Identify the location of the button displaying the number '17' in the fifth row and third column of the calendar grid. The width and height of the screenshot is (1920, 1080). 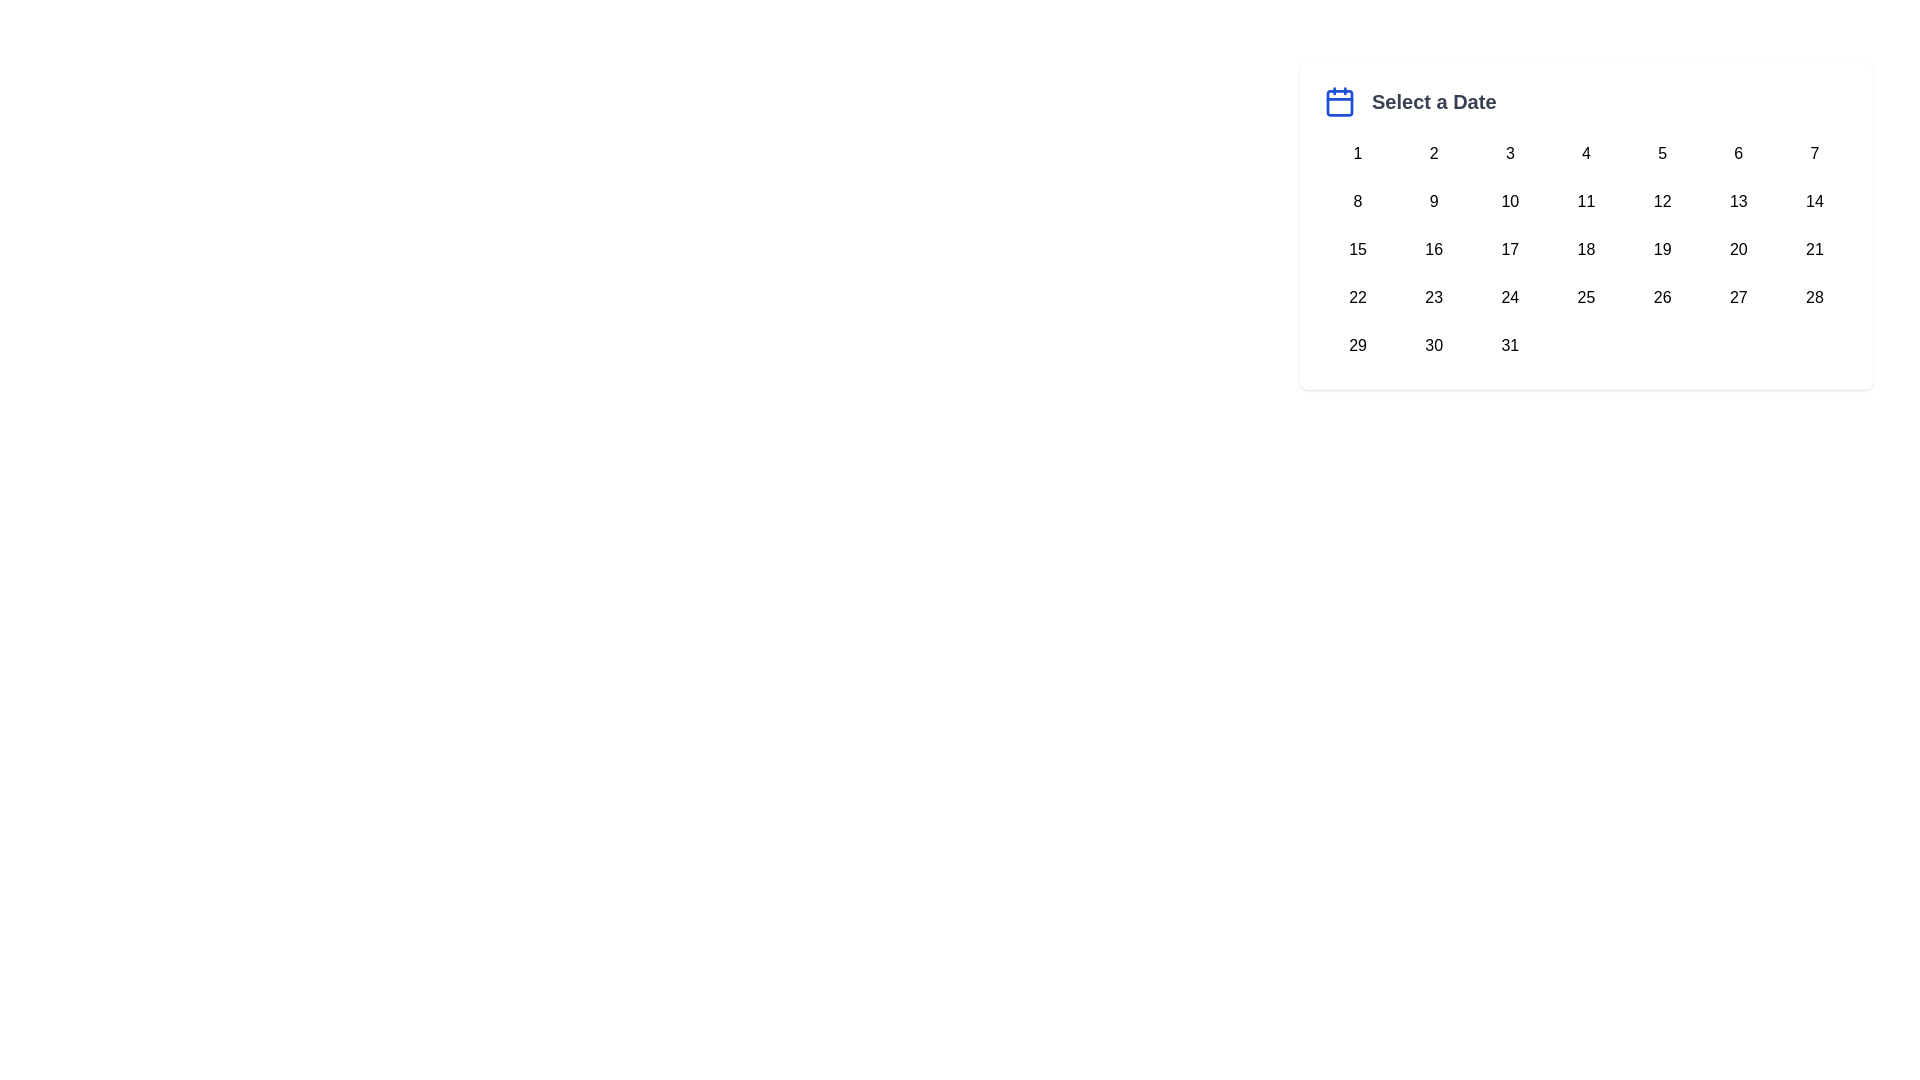
(1510, 249).